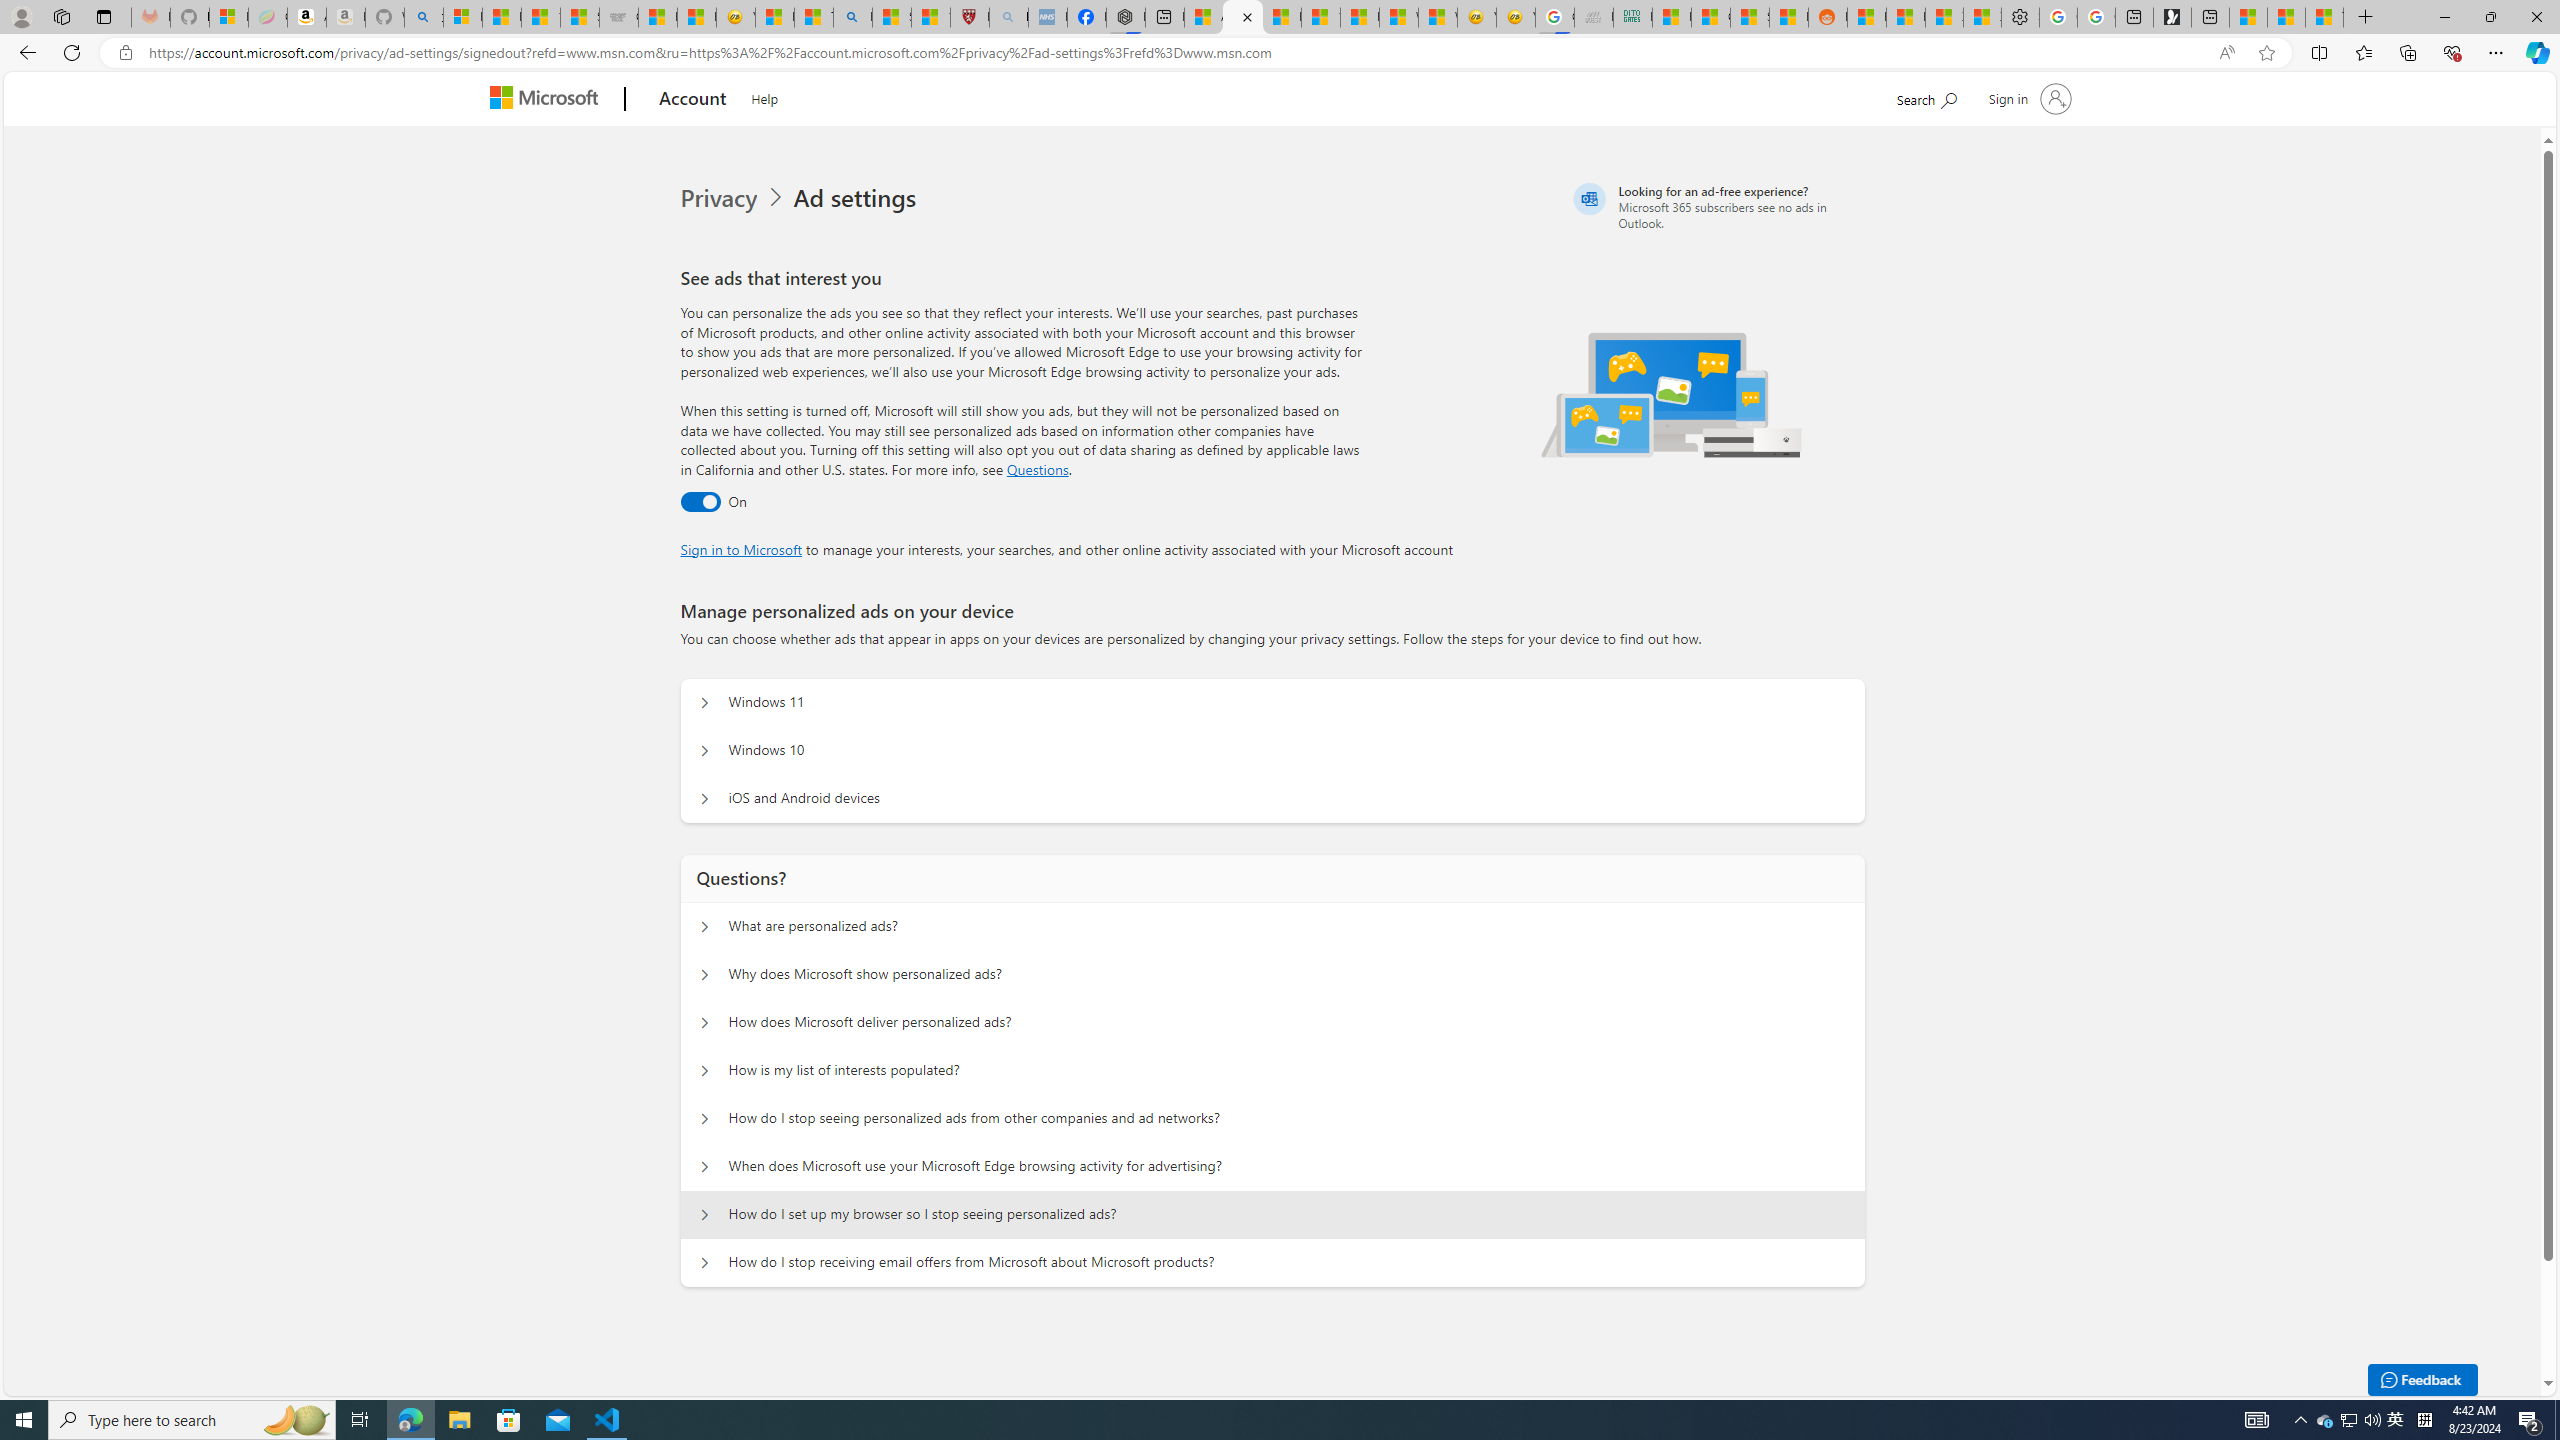 Image resolution: width=2560 pixels, height=1440 pixels. What do you see at coordinates (970, 16) in the screenshot?
I see `'Robert H. Shmerling, MD - Harvard Health'` at bounding box center [970, 16].